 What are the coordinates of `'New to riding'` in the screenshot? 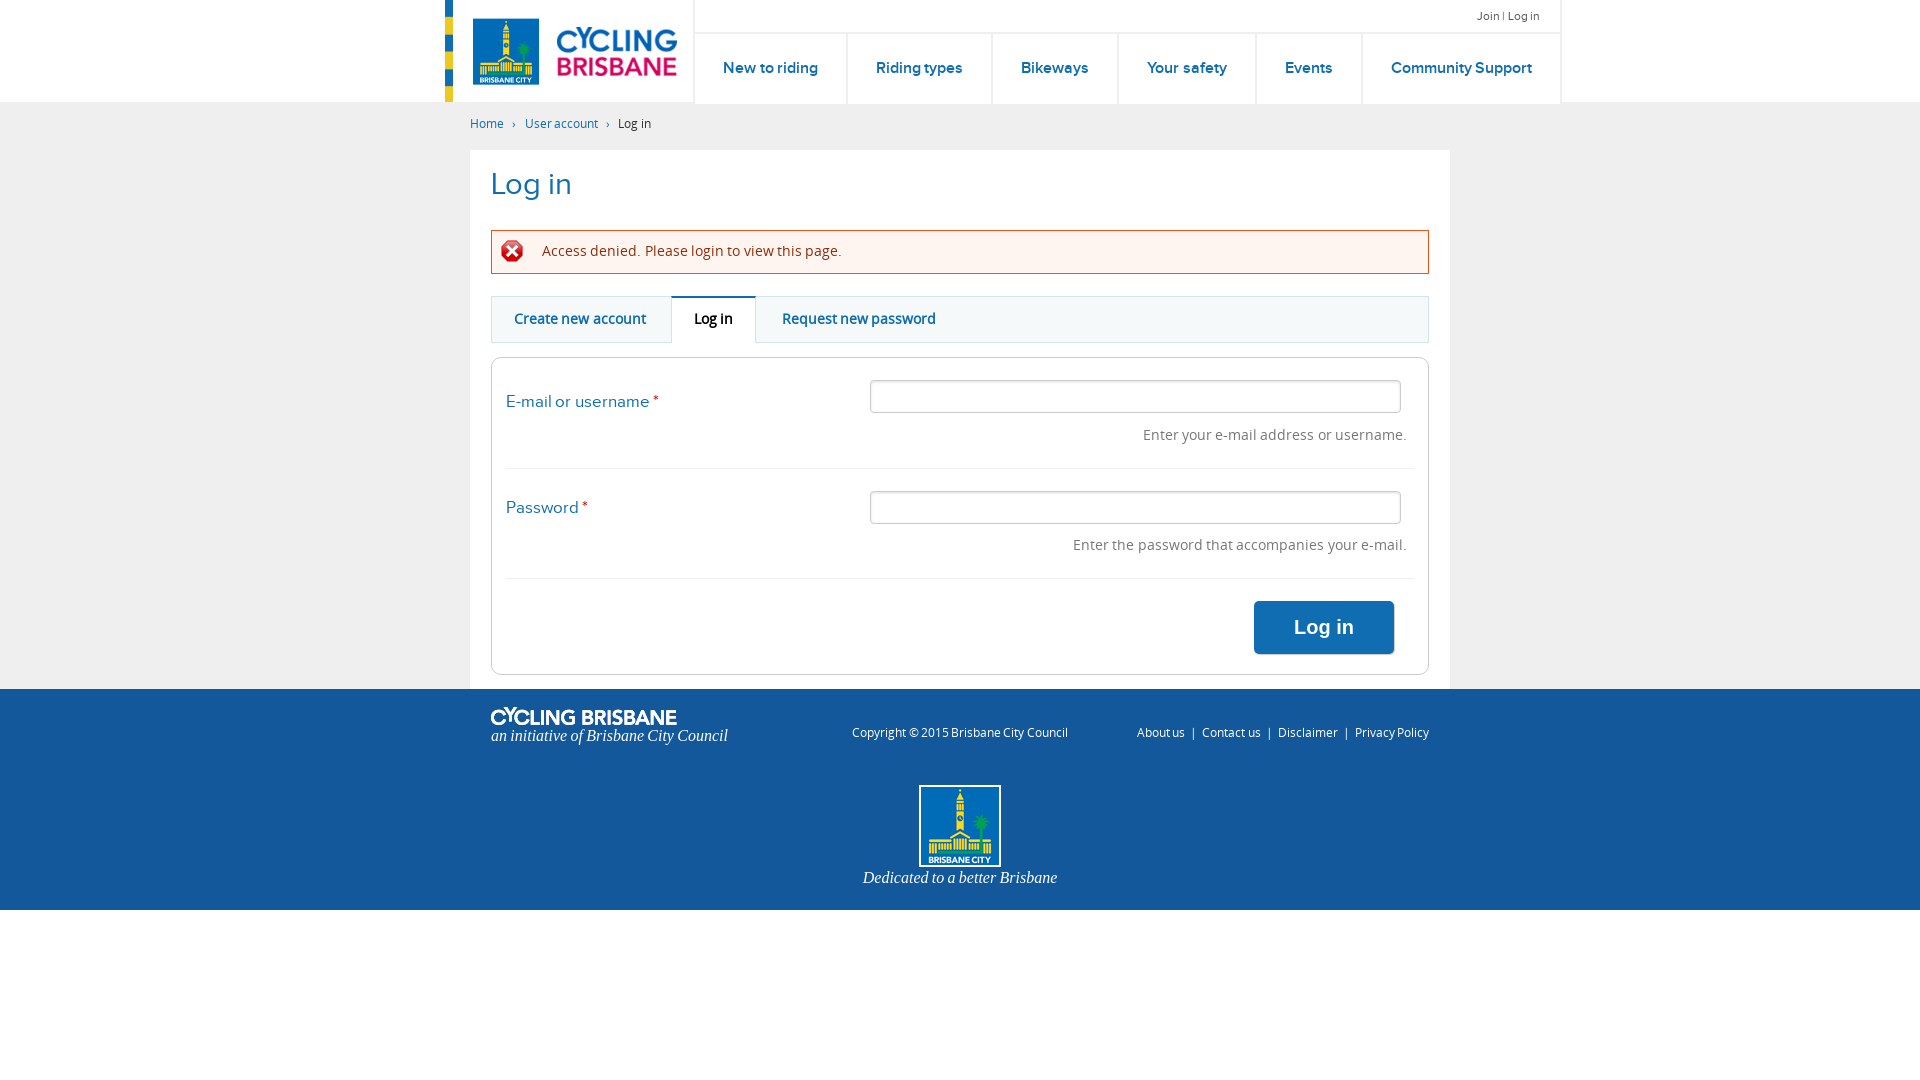 It's located at (769, 68).